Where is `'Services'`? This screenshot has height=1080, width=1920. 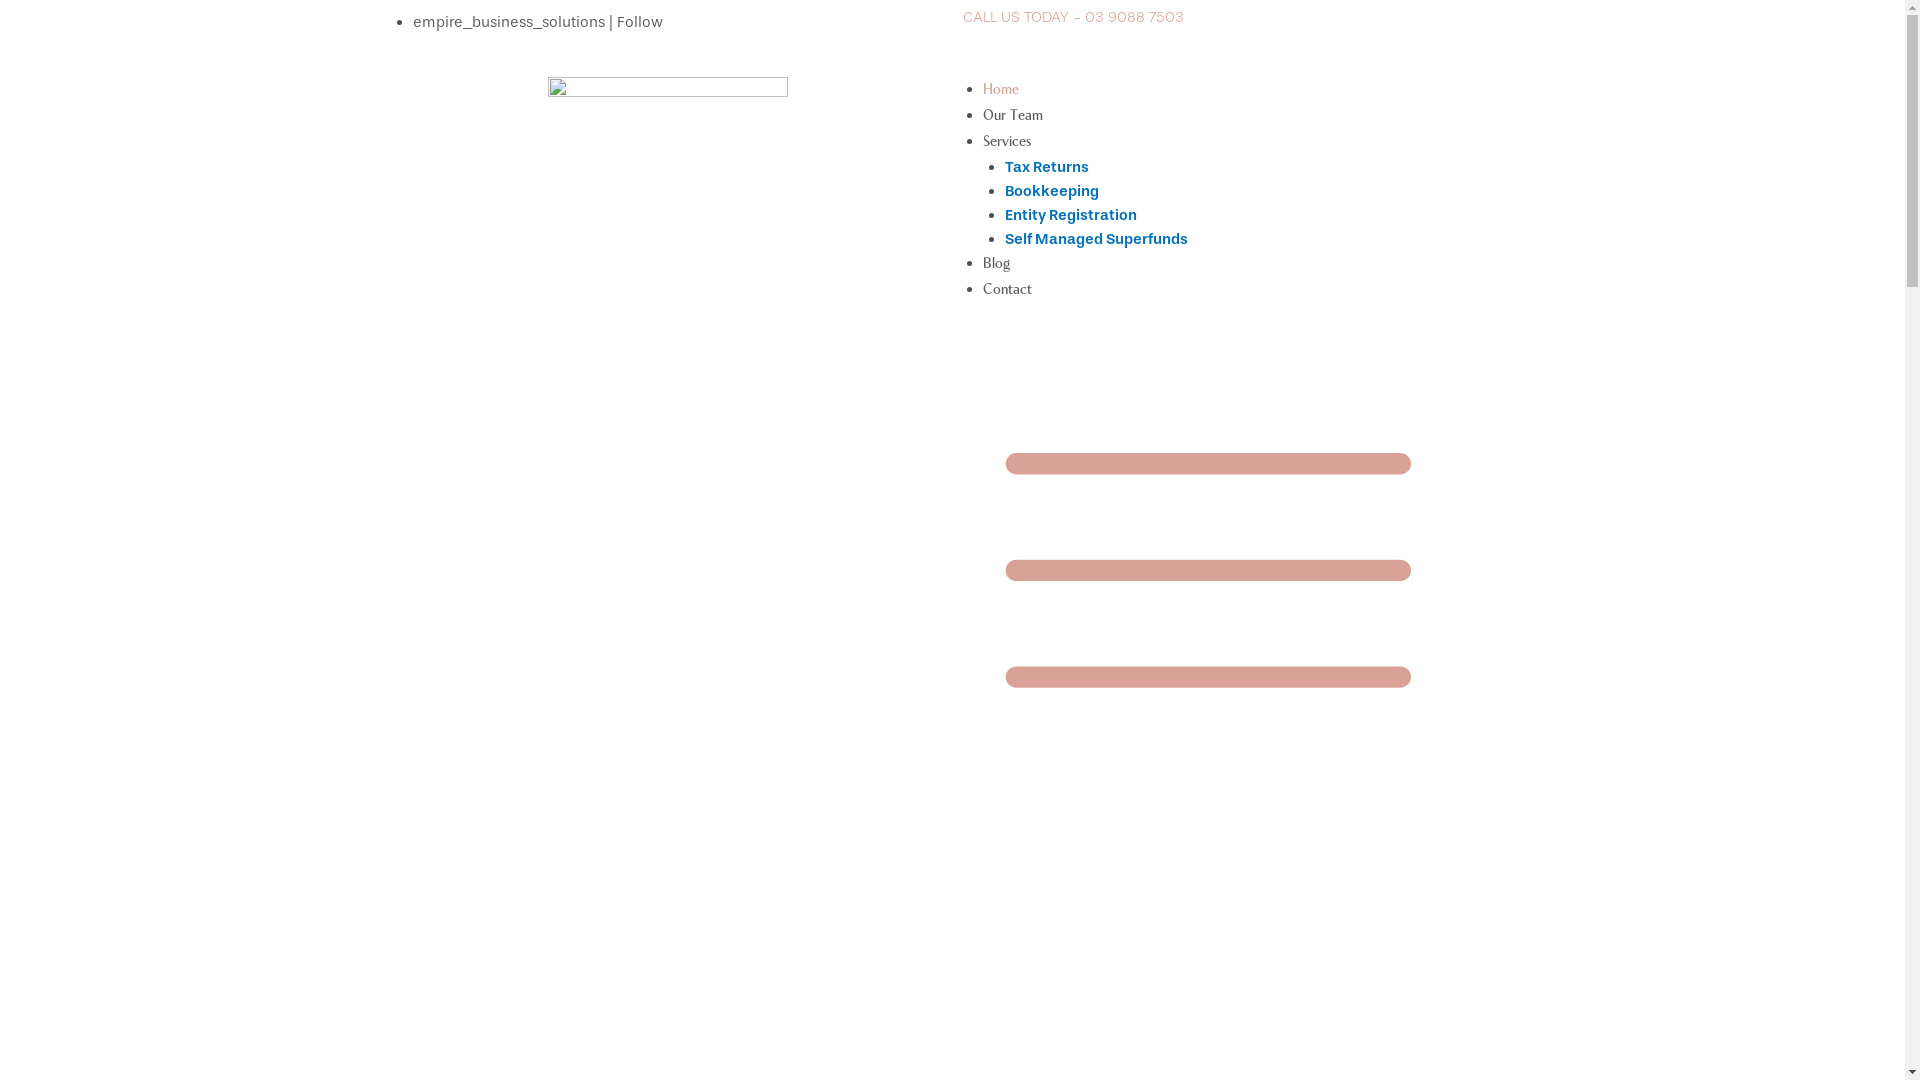 'Services' is located at coordinates (1006, 140).